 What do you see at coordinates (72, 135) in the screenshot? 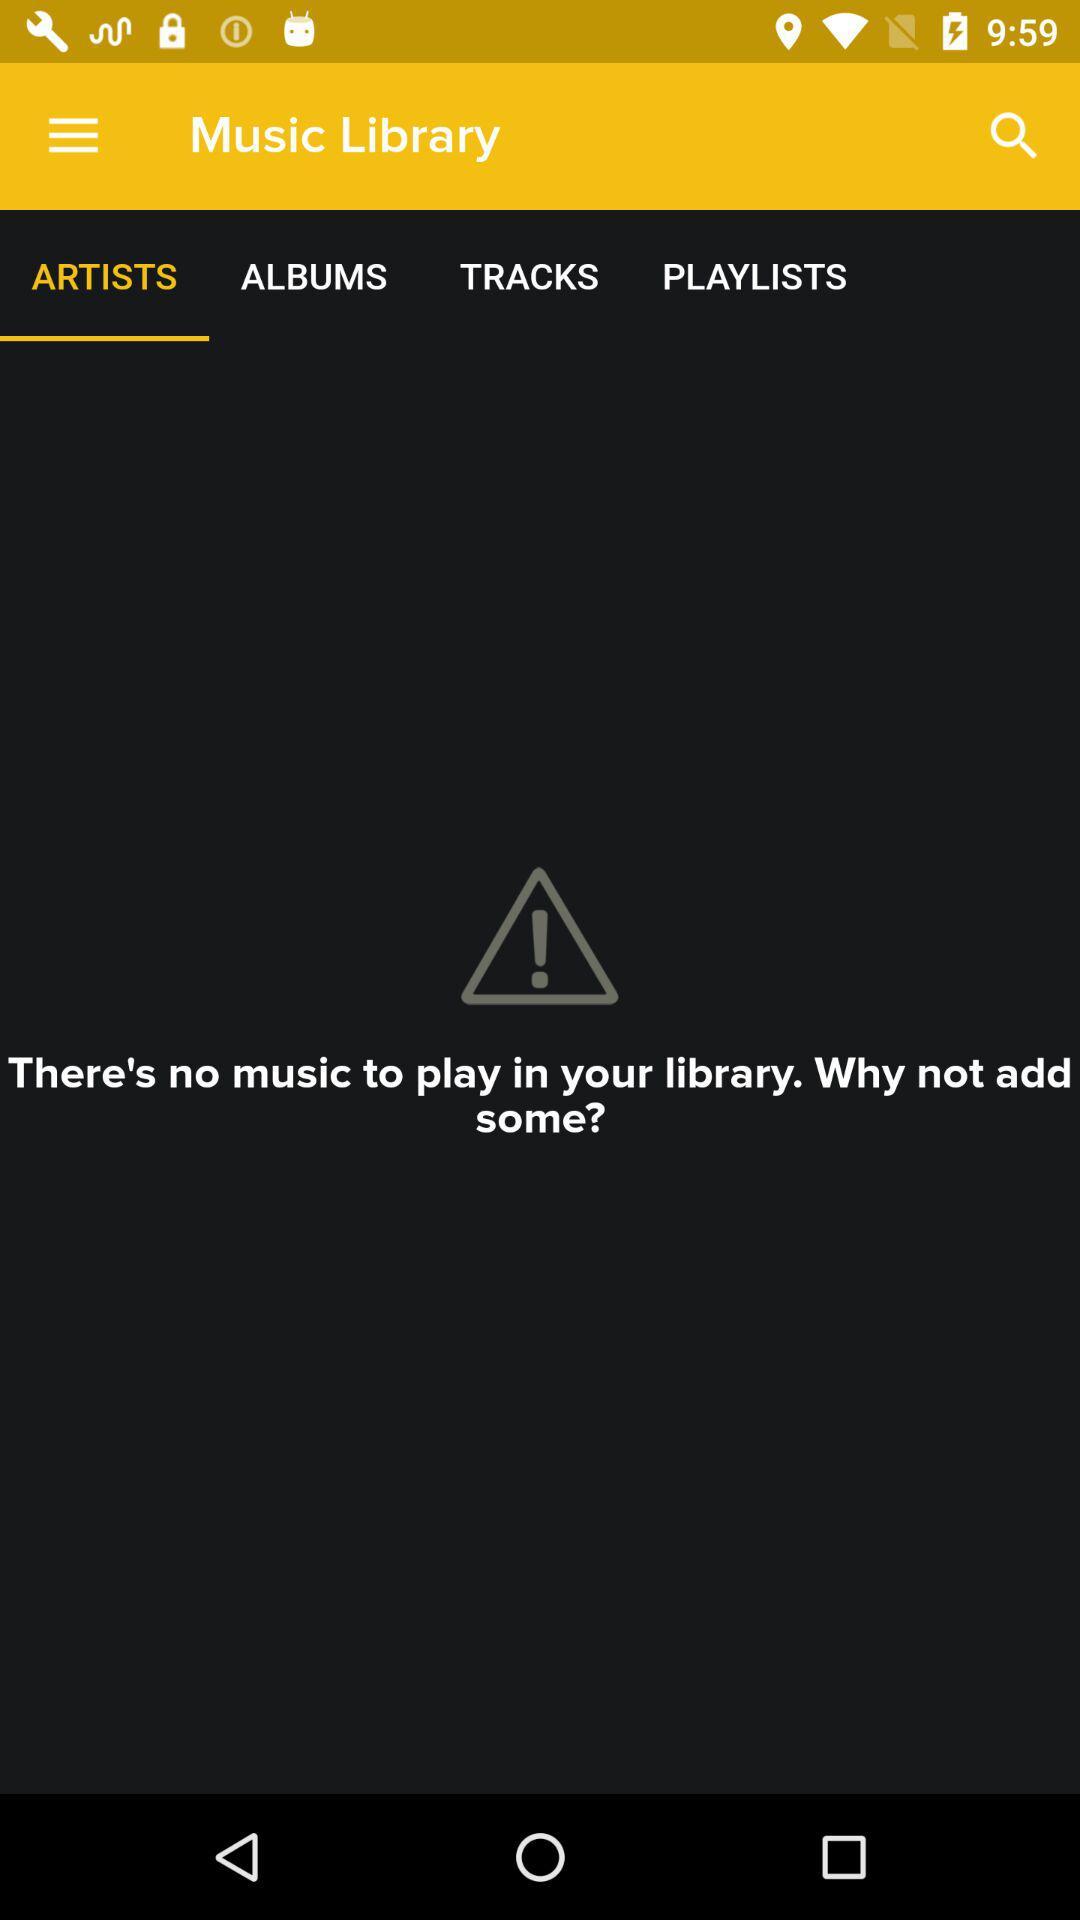
I see `the icon next to music library icon` at bounding box center [72, 135].